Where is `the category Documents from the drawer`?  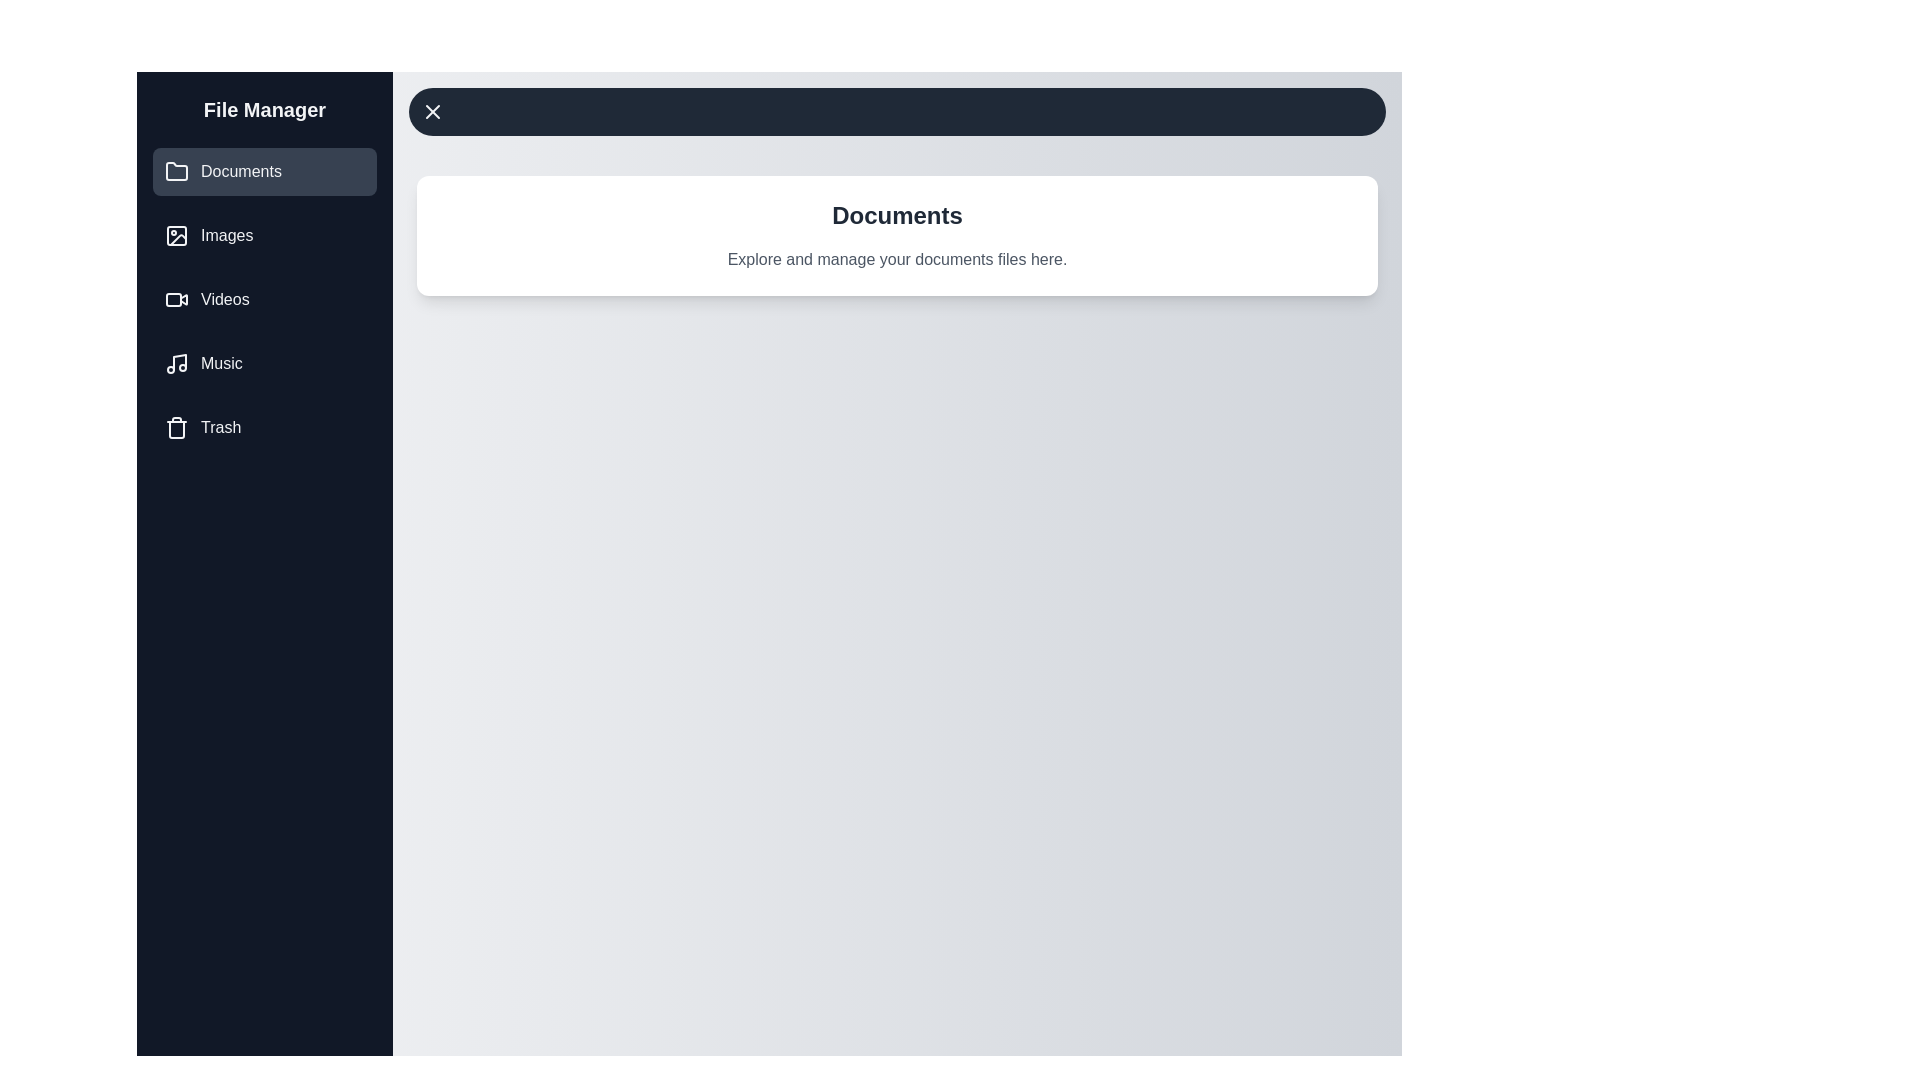
the category Documents from the drawer is located at coordinates (263, 171).